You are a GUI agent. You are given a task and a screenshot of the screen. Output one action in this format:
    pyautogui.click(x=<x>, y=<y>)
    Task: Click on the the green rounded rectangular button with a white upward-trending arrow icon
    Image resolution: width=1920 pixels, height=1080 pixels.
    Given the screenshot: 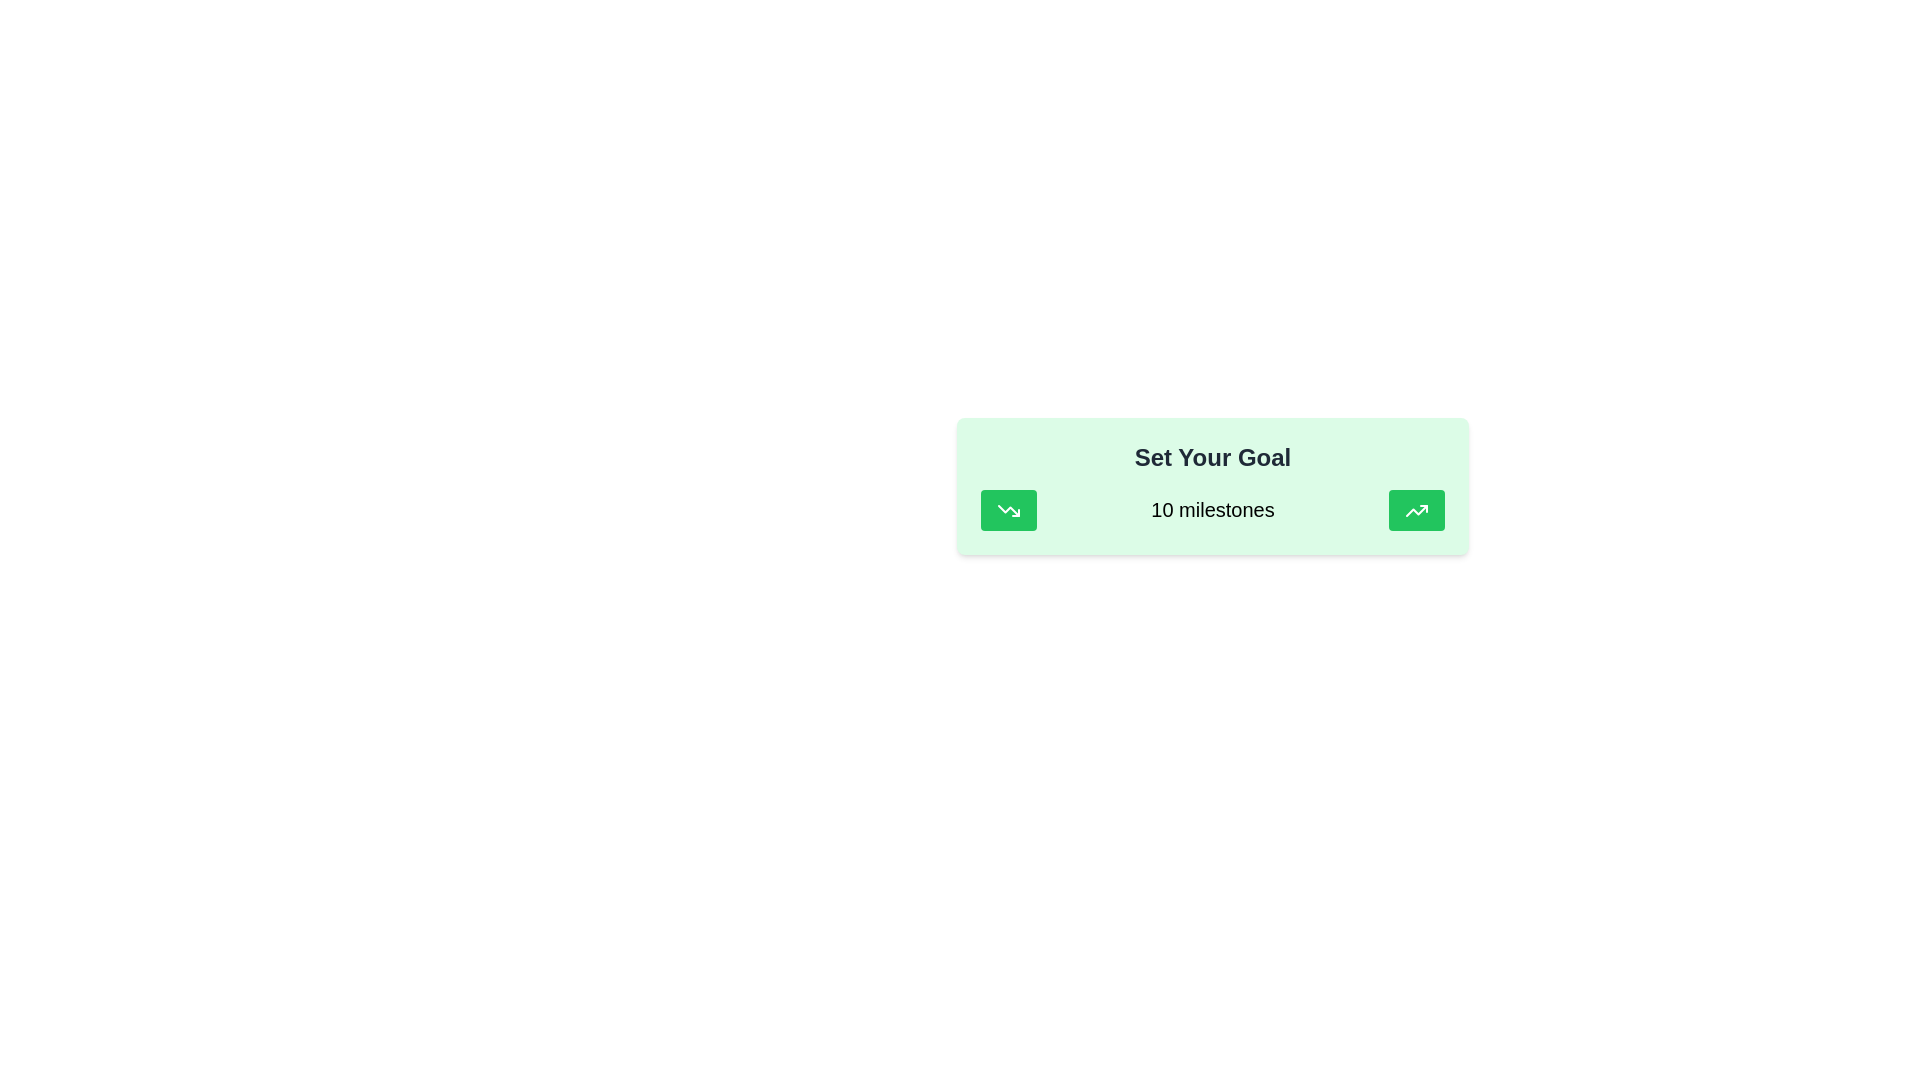 What is the action you would take?
    pyautogui.click(x=1415, y=508)
    